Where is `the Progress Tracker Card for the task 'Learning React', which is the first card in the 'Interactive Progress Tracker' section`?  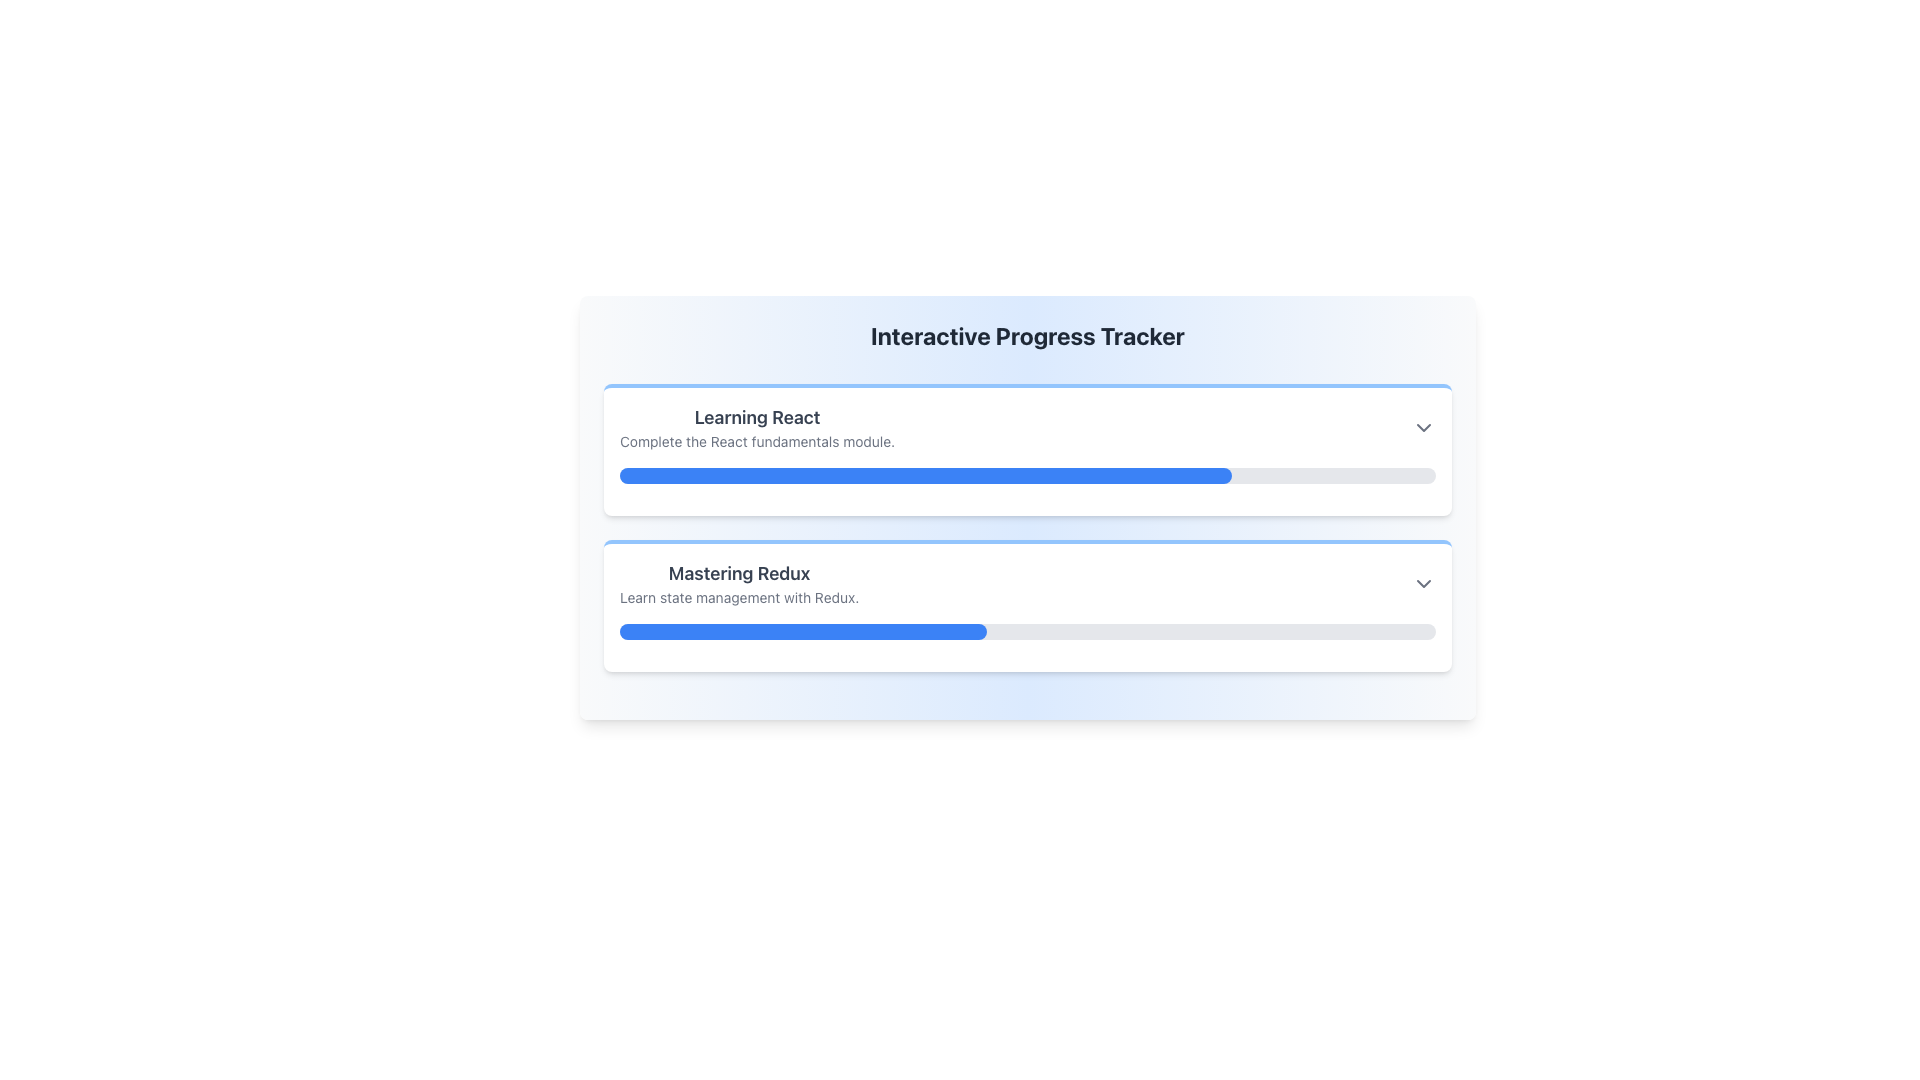
the Progress Tracker Card for the task 'Learning React', which is the first card in the 'Interactive Progress Tracker' section is located at coordinates (1027, 450).